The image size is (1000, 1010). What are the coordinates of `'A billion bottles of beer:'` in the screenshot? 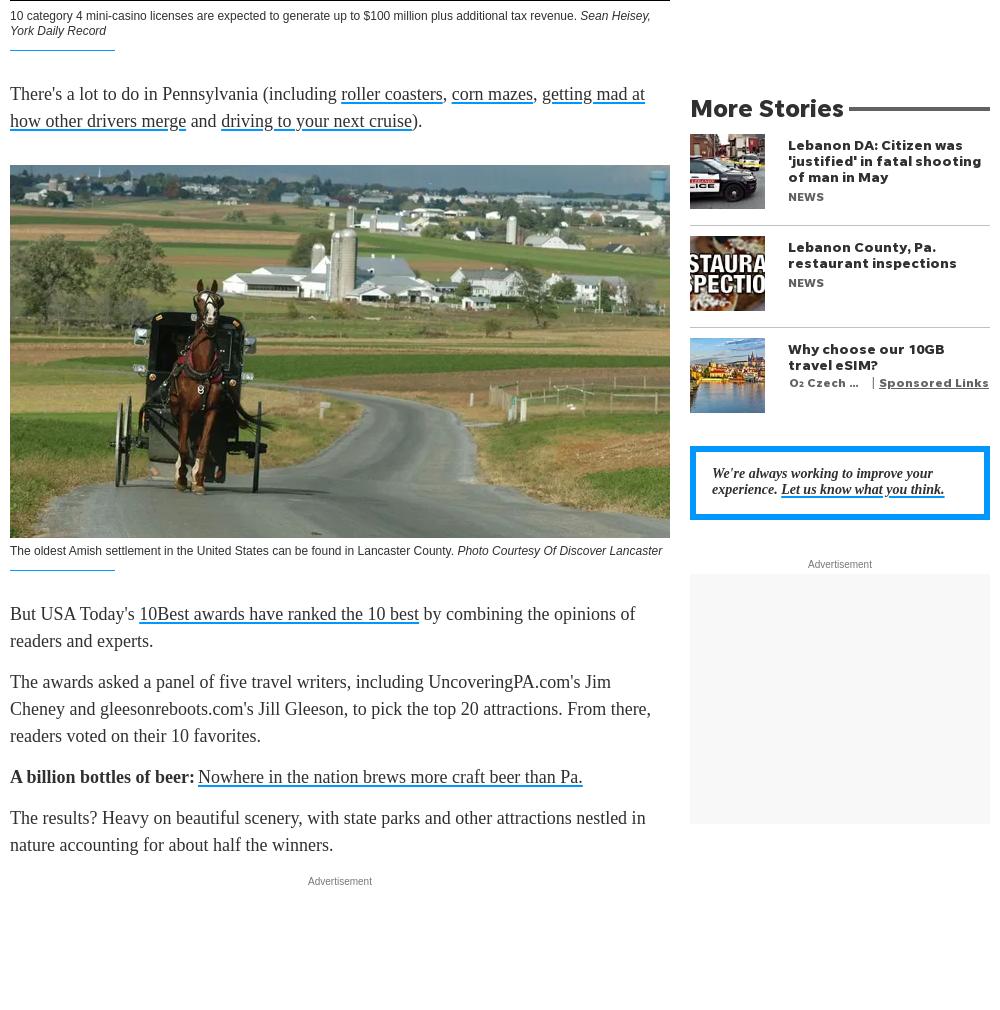 It's located at (101, 776).